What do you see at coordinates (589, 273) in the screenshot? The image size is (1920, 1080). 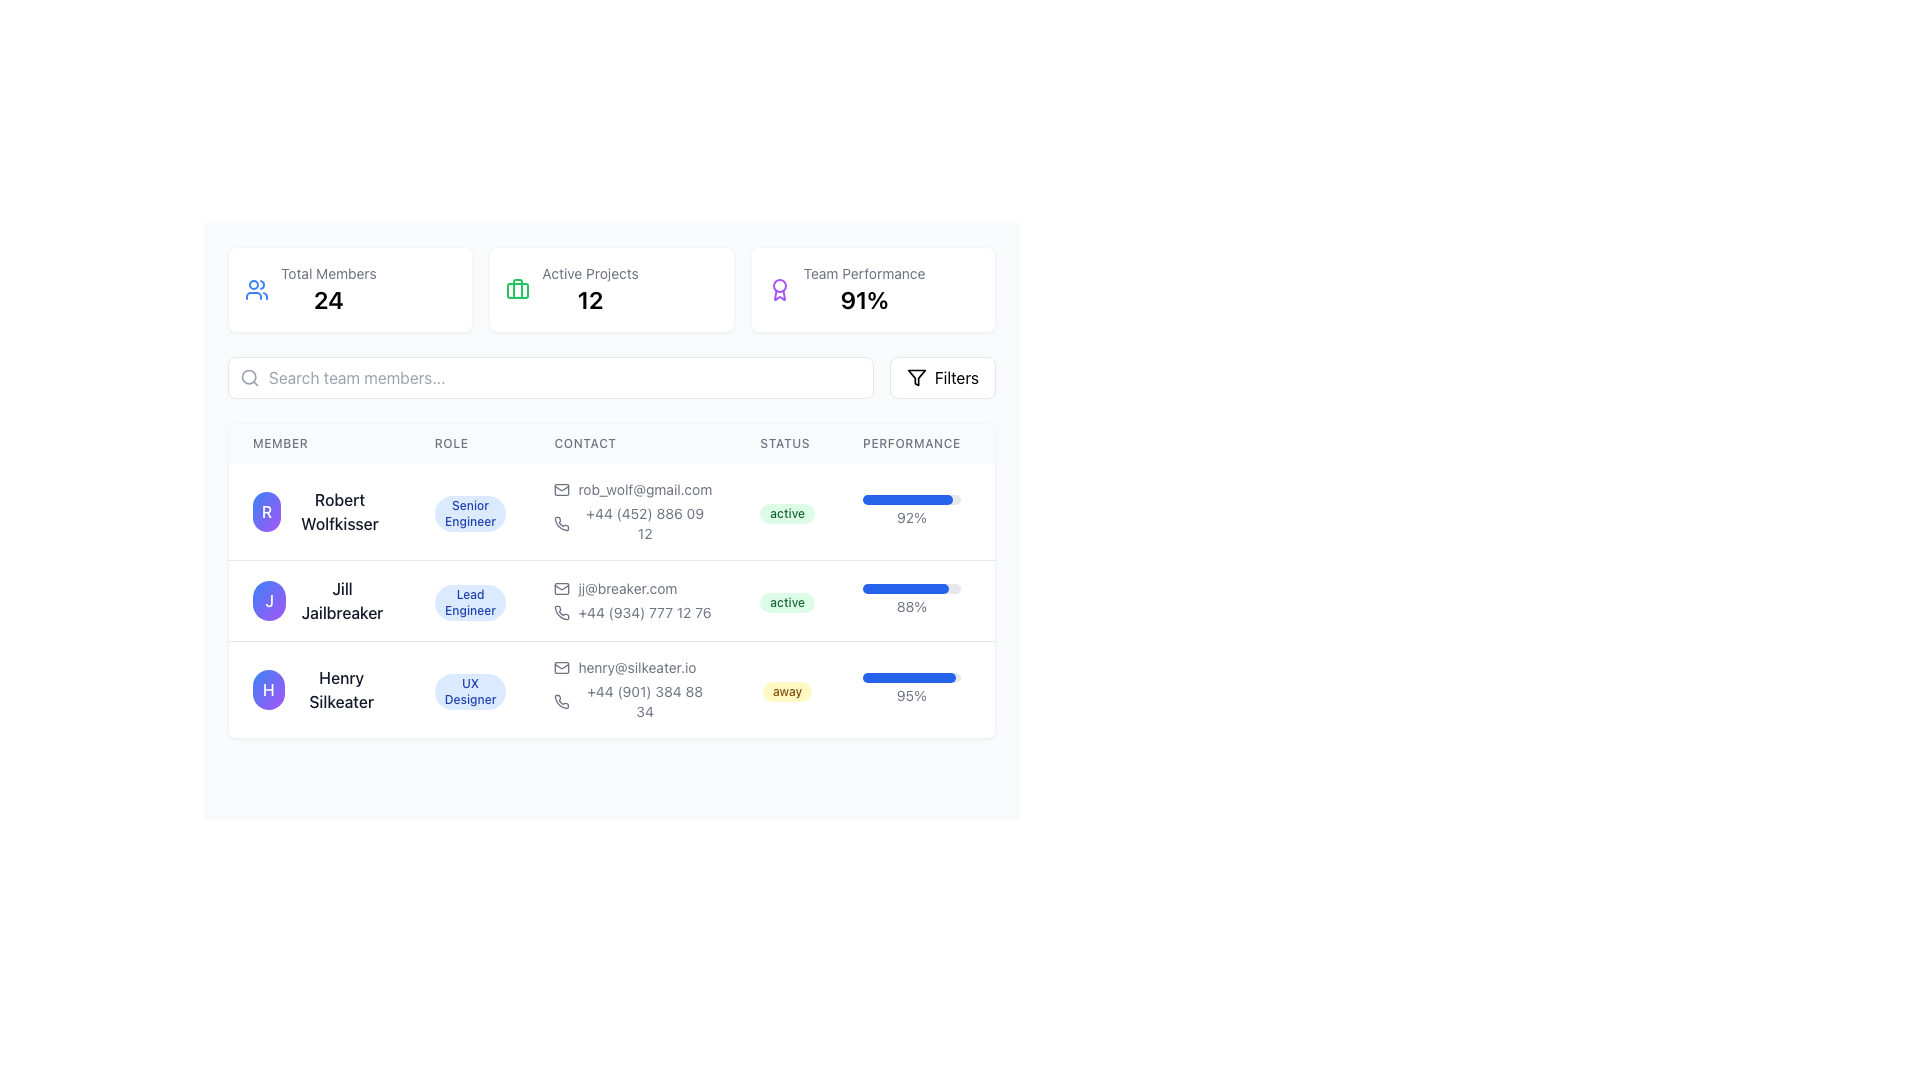 I see `the 'Active Projects' static text label, which is a gray font color and serves as a descriptive title positioned centrally in a three-column layout` at bounding box center [589, 273].